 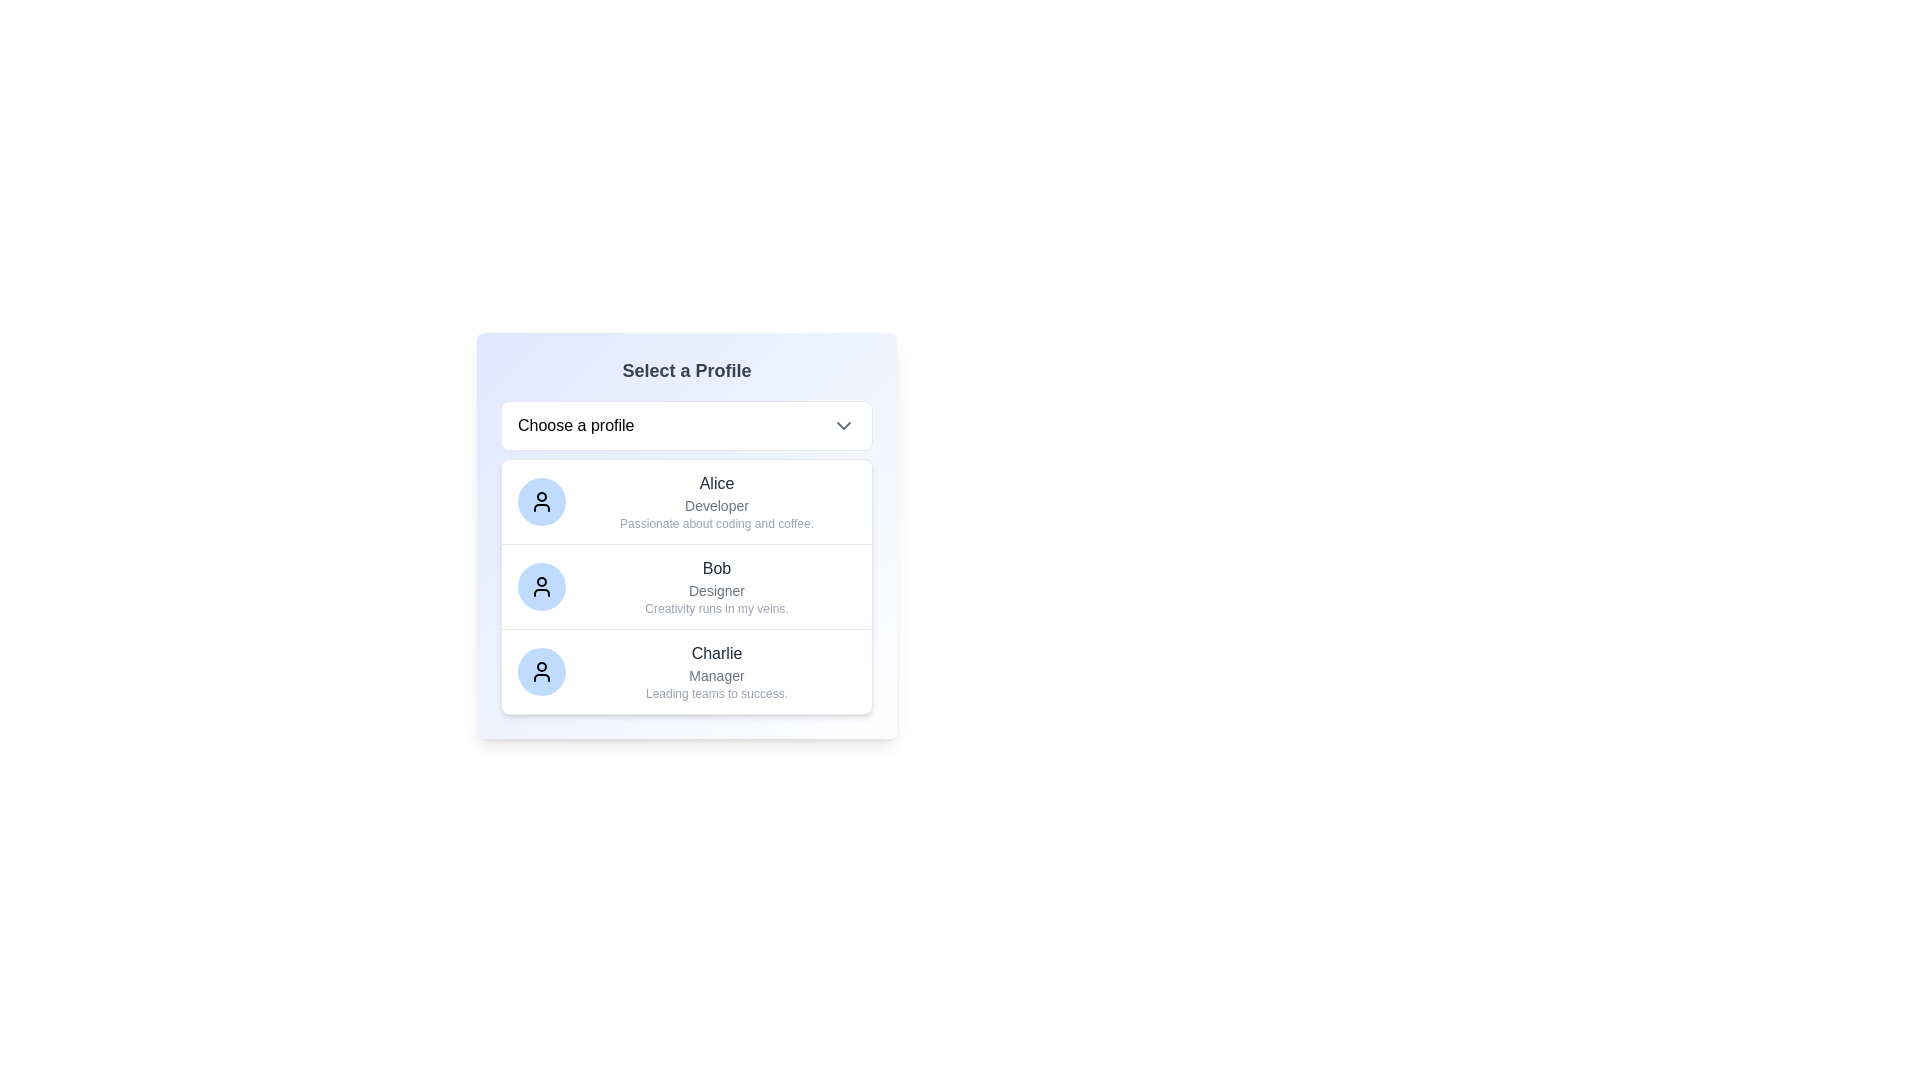 What do you see at coordinates (716, 693) in the screenshot?
I see `the text label providing supplementary information about Charlie's role, located below the title 'Manager' in Charlie's profile card` at bounding box center [716, 693].